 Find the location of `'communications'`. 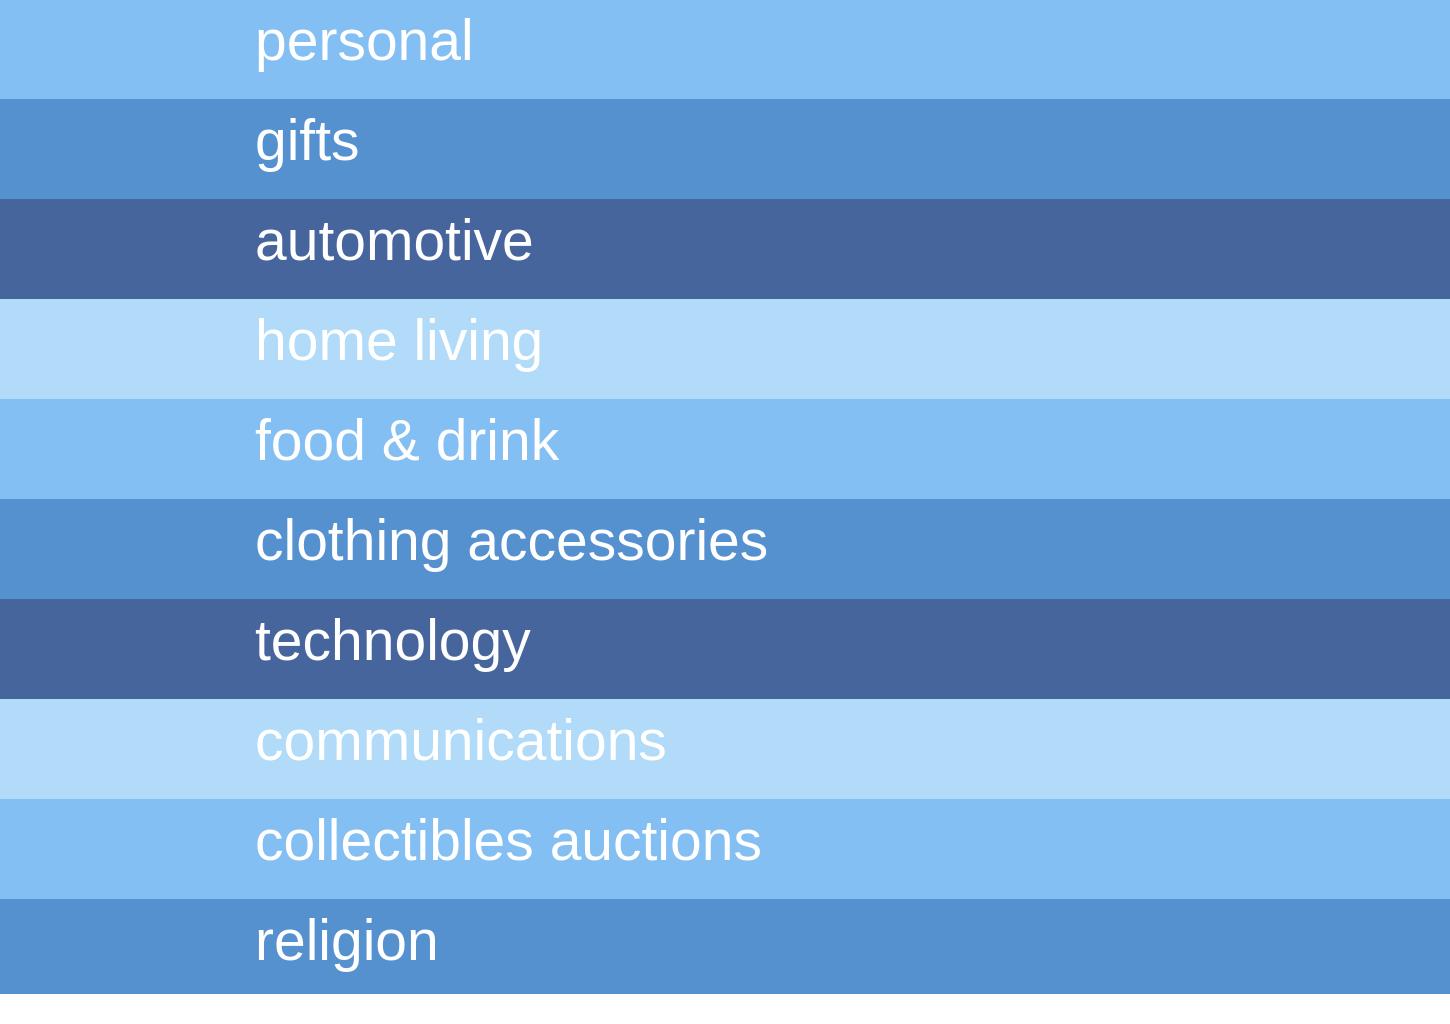

'communications' is located at coordinates (255, 739).